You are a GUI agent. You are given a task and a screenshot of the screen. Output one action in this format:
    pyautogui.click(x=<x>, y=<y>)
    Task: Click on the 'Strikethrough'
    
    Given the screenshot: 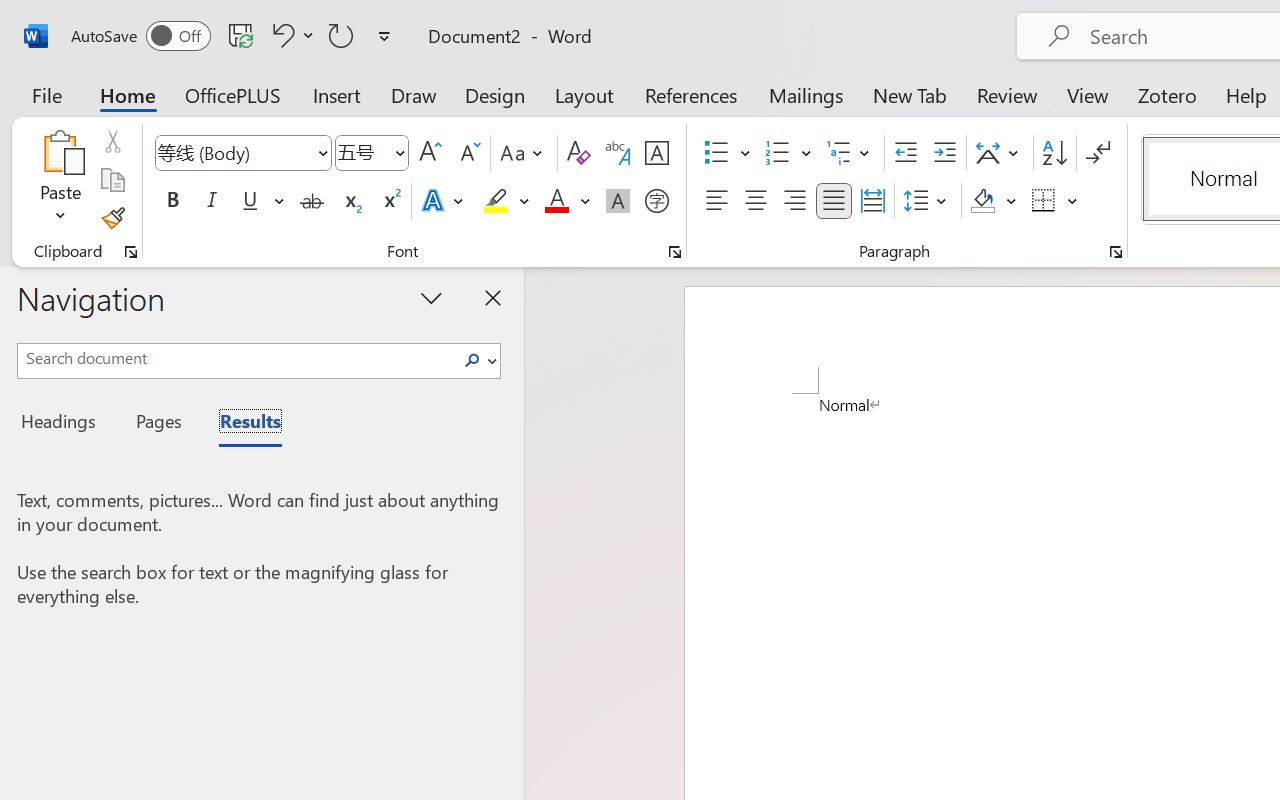 What is the action you would take?
    pyautogui.click(x=311, y=201)
    